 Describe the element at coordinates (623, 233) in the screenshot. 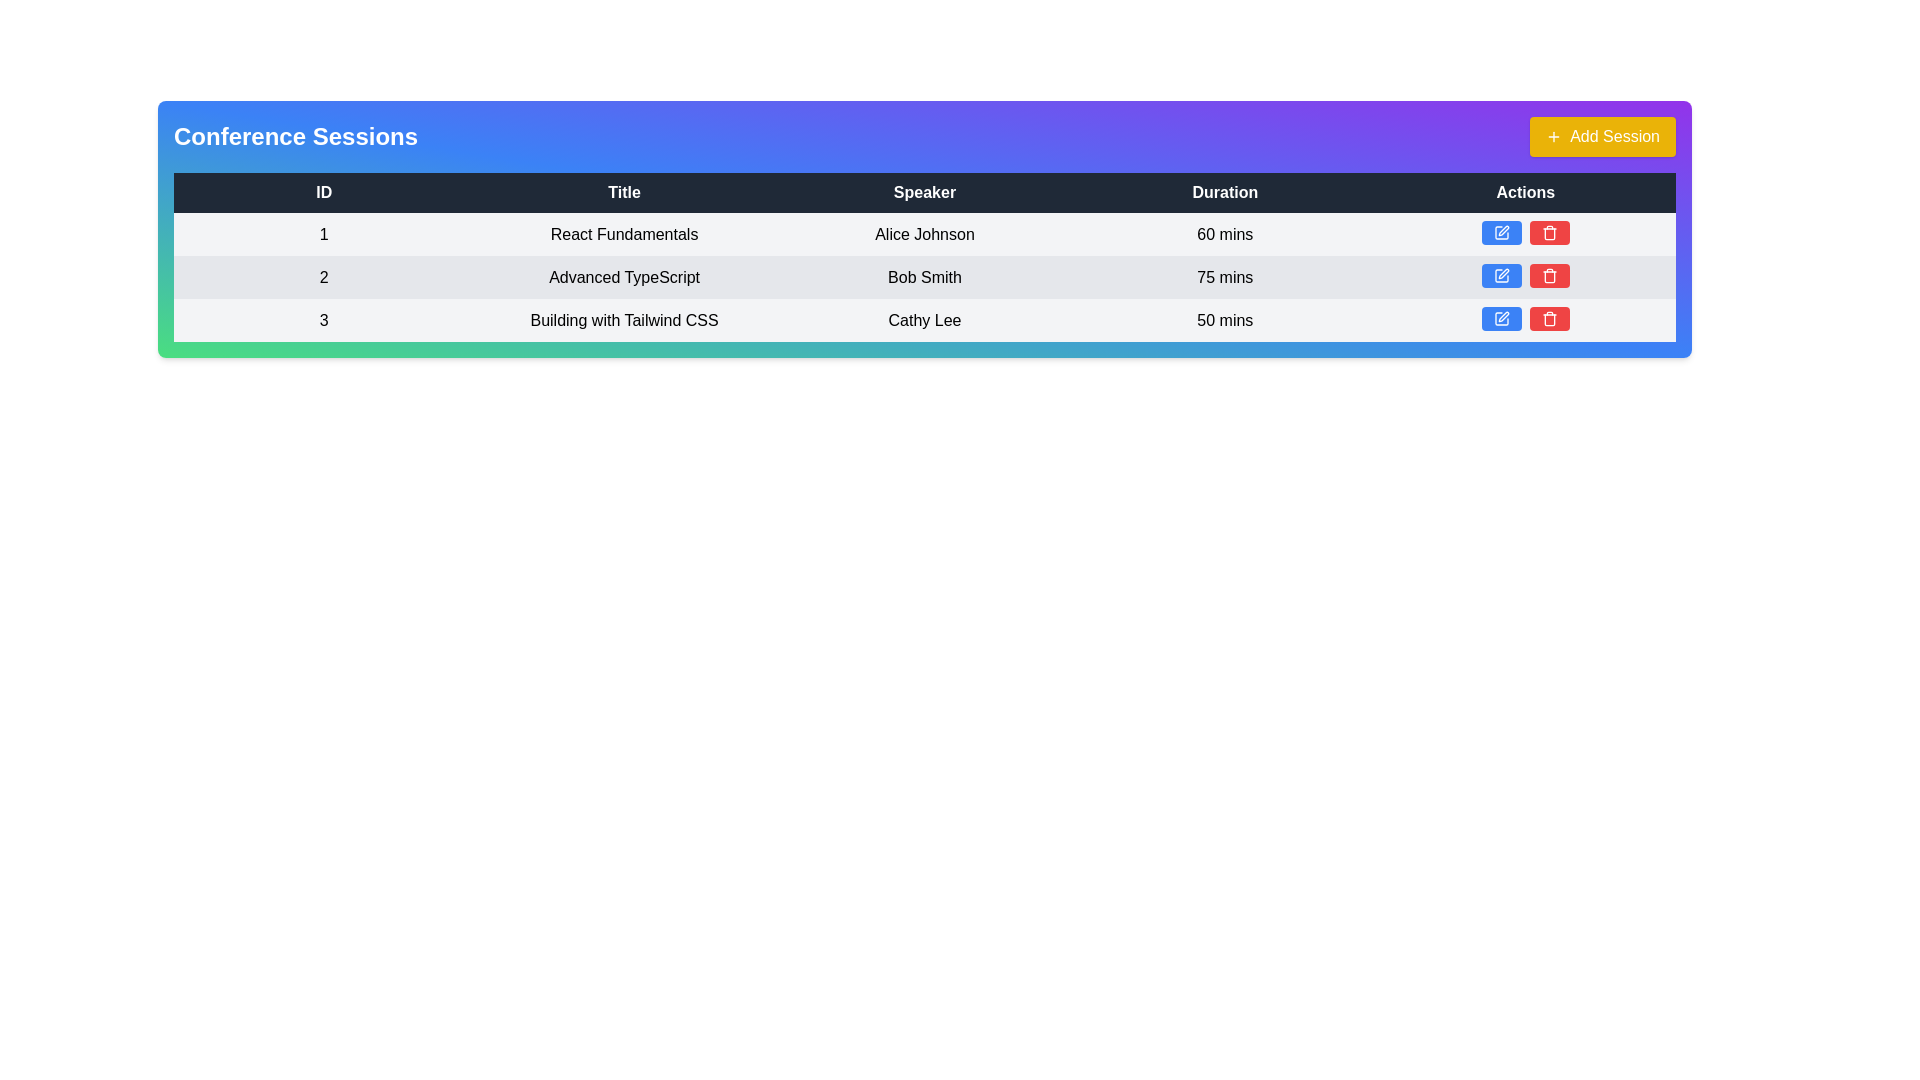

I see `the text label displaying 'React Fundamentals' located in the second cell of the first row of the table under the 'Title' column` at that location.